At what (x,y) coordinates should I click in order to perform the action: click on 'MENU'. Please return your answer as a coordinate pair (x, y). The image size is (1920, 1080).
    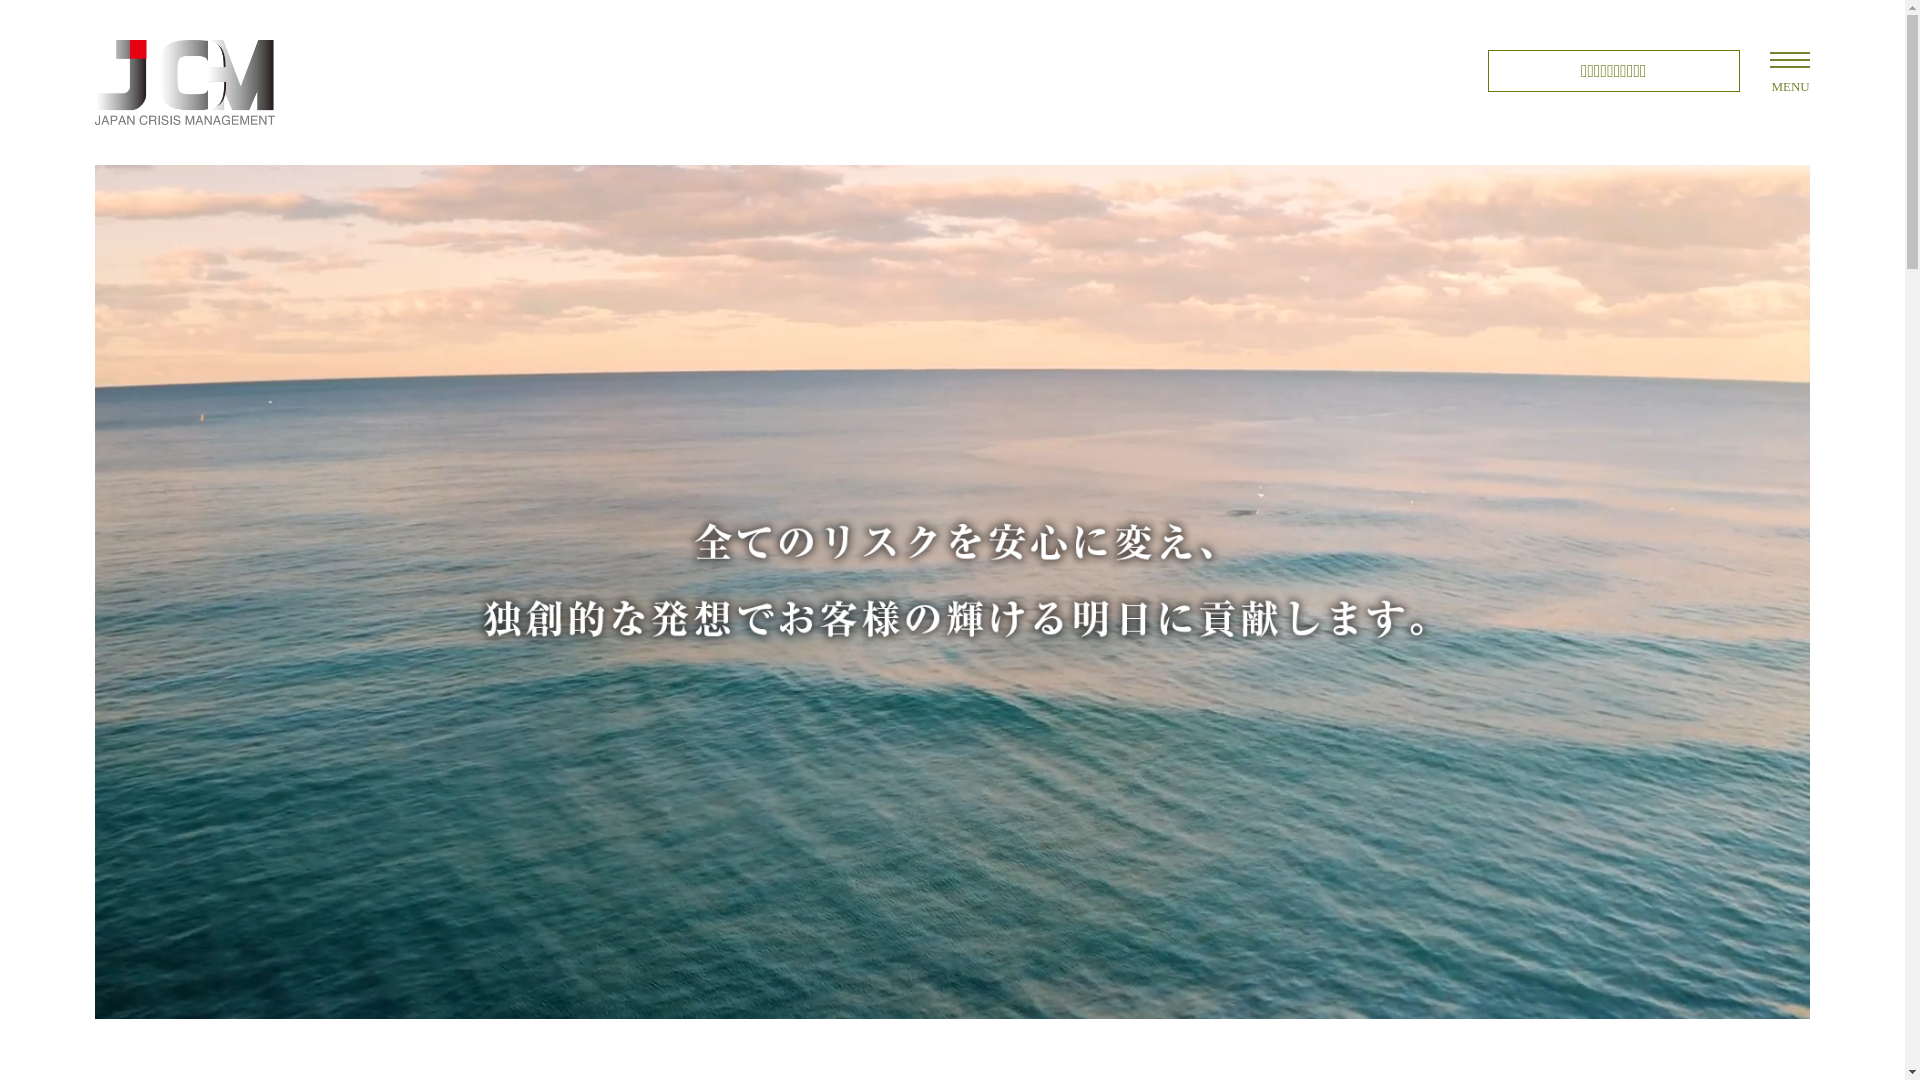
    Looking at the image, I should click on (1790, 59).